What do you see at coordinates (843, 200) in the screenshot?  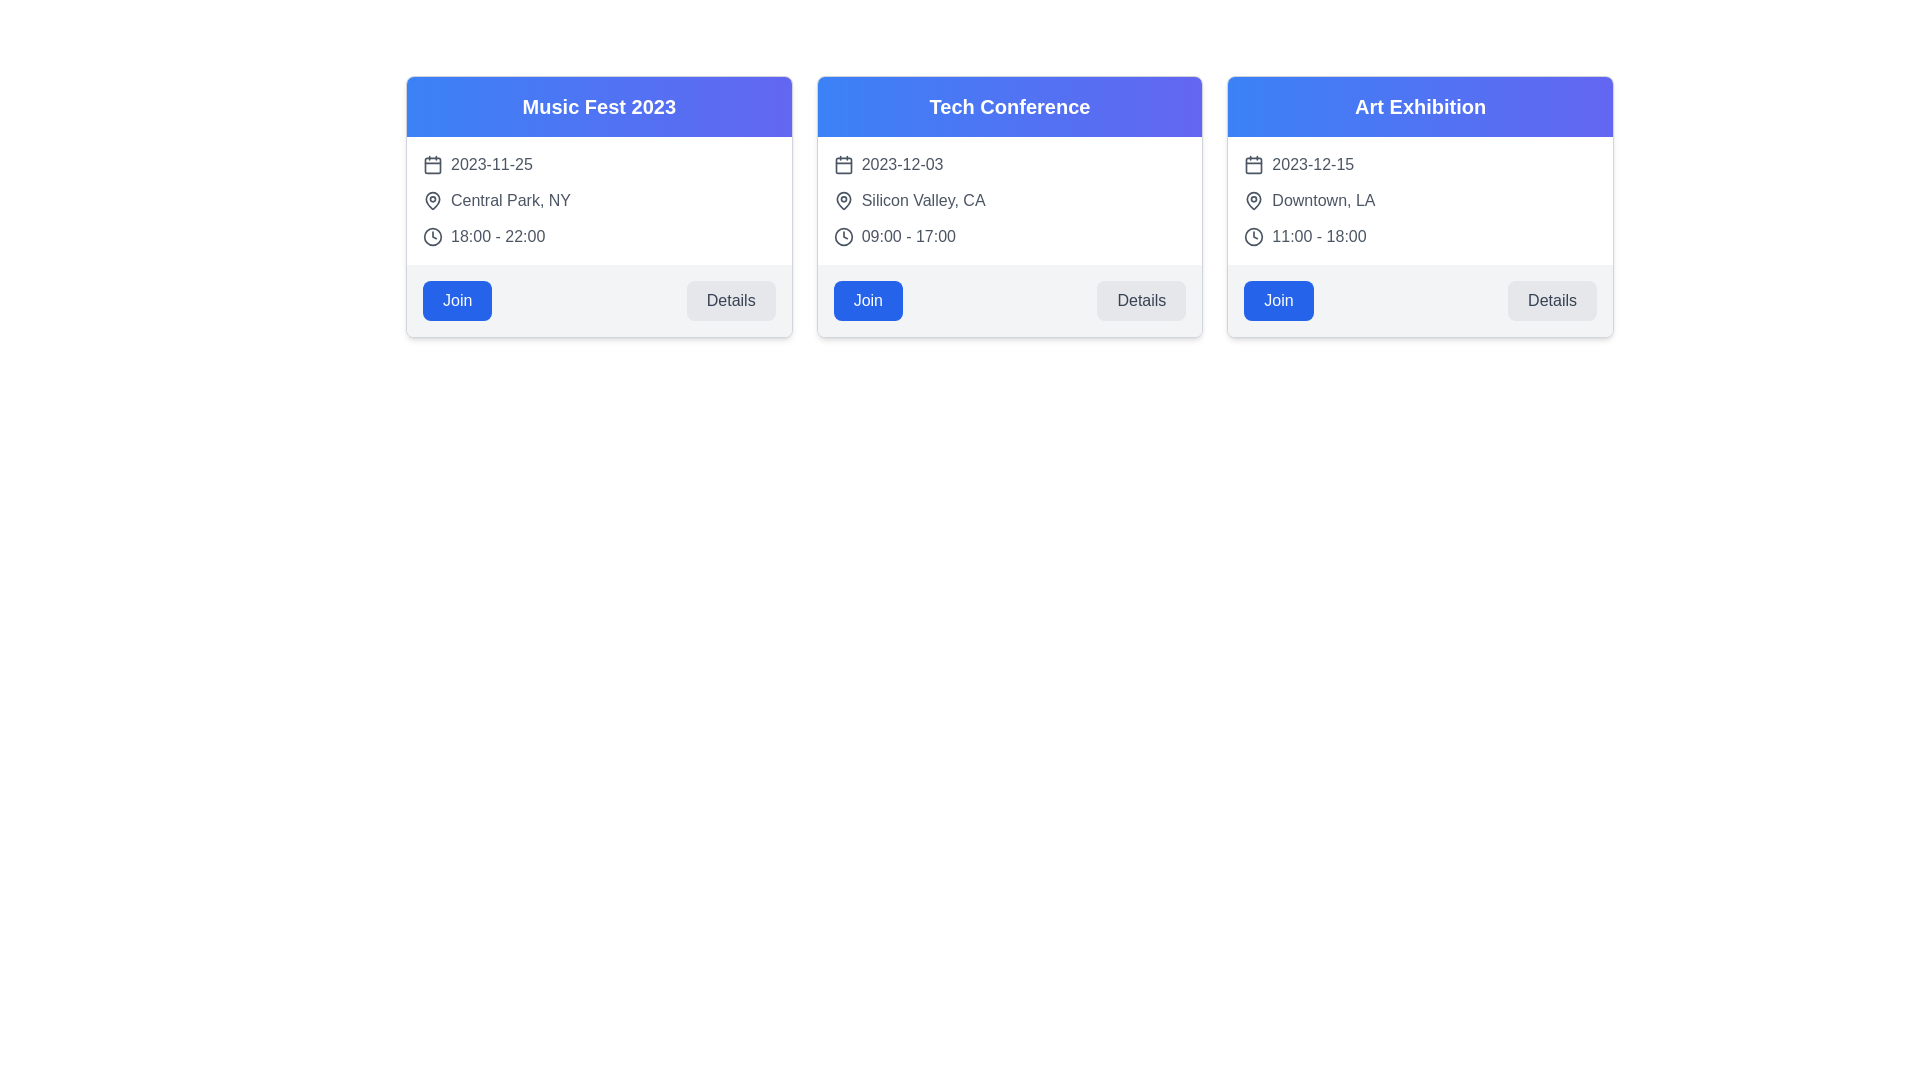 I see `the pin icon representing a location marker in the 'Tech Conference' card, located to the left of 'Silicon Valley, CA' and below the date '2023-12-03'` at bounding box center [843, 200].